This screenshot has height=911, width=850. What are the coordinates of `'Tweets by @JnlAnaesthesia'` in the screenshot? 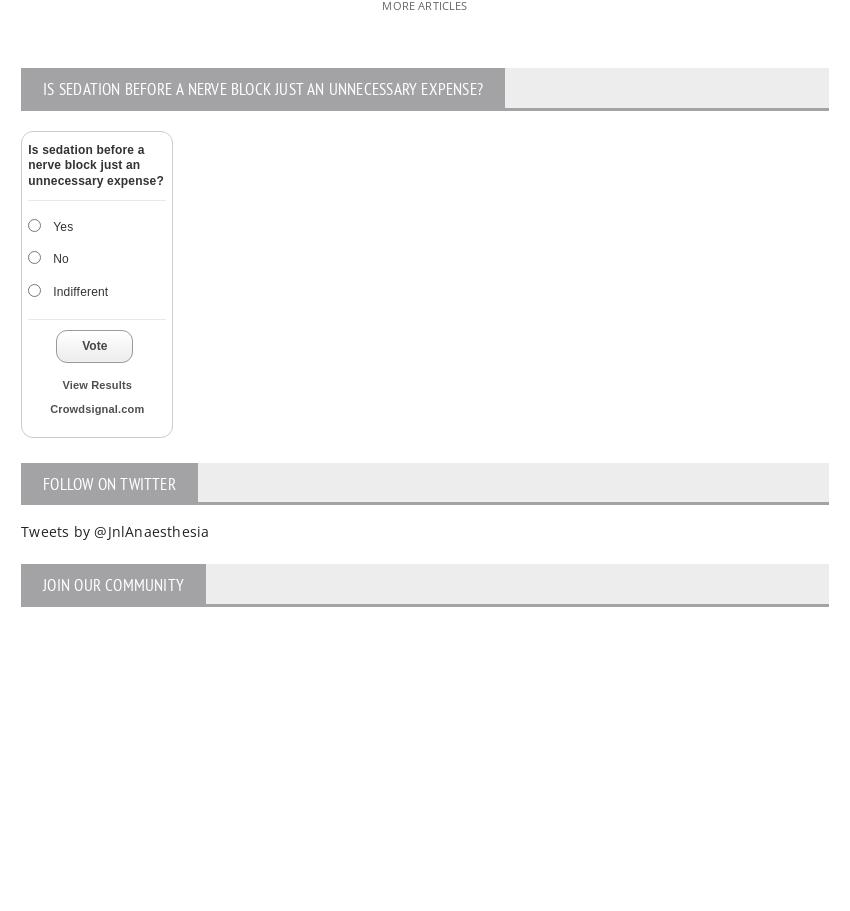 It's located at (114, 530).